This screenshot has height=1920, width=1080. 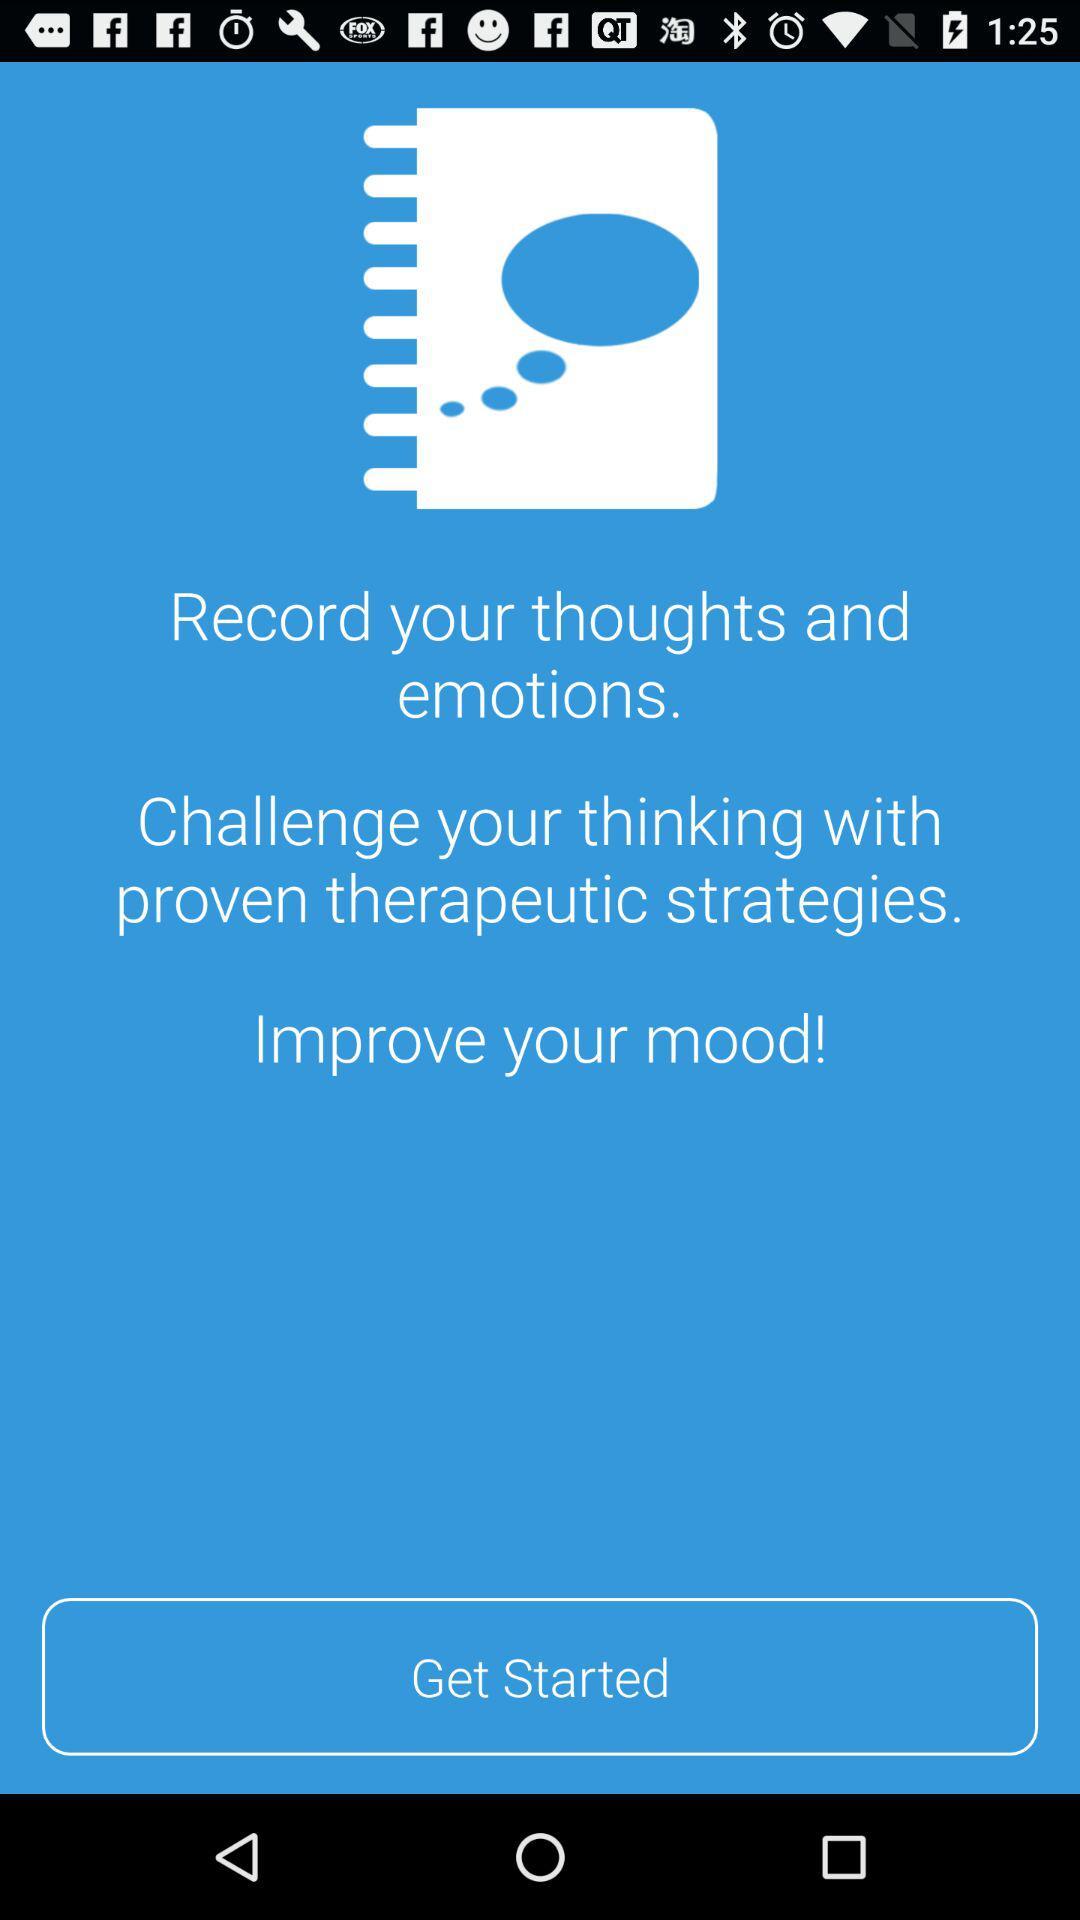 I want to click on the icon at the bottom, so click(x=540, y=1673).